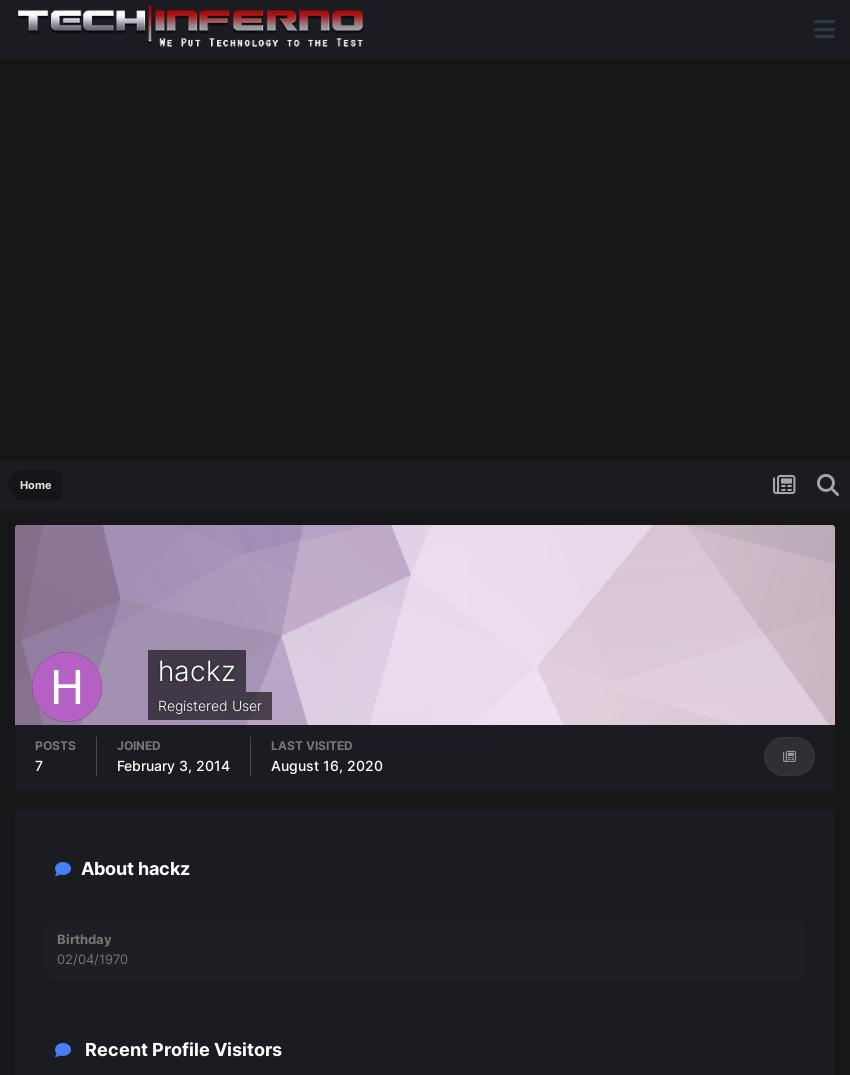 This screenshot has width=850, height=1075. I want to click on 'February 3, 2014', so click(172, 765).